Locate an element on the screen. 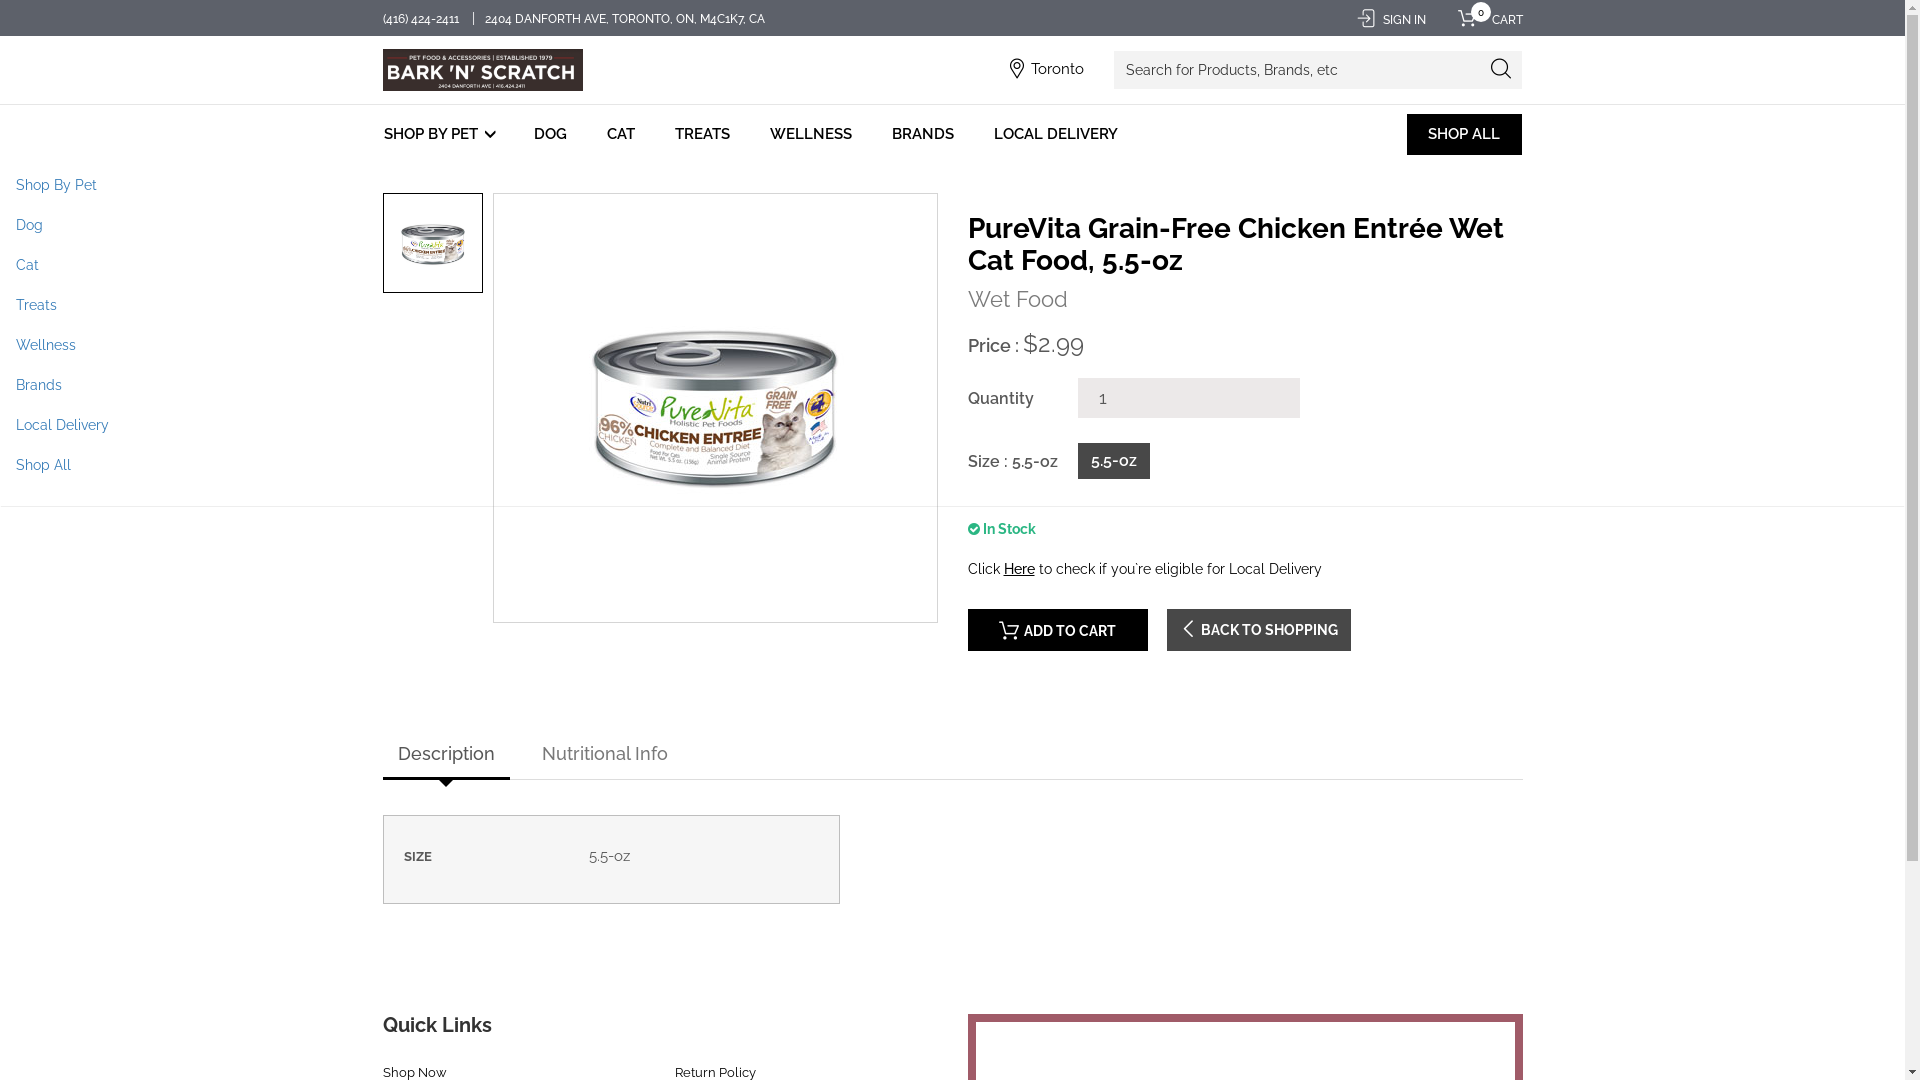  '0 CART' is located at coordinates (1484, 19).